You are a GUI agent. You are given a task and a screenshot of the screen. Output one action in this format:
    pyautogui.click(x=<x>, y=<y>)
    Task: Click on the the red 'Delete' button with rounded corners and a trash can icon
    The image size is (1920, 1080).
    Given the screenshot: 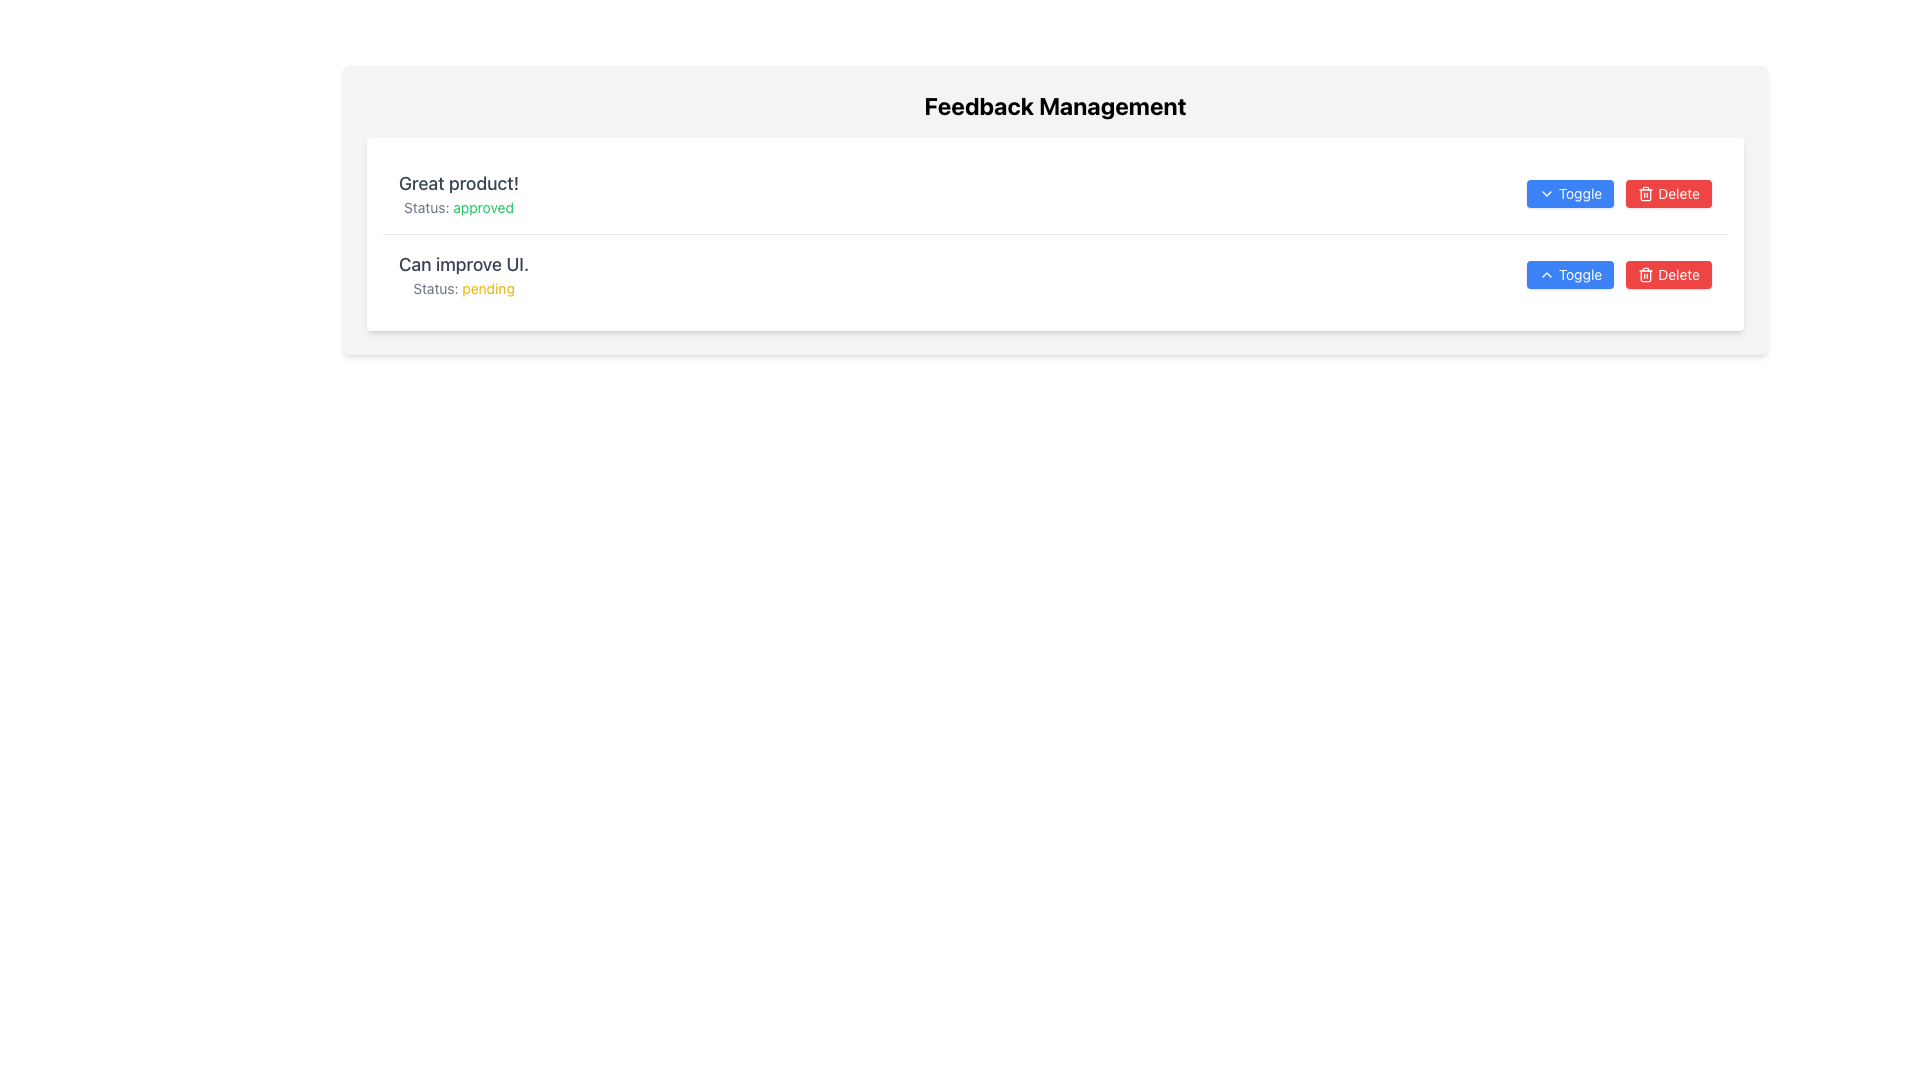 What is the action you would take?
    pyautogui.click(x=1669, y=274)
    